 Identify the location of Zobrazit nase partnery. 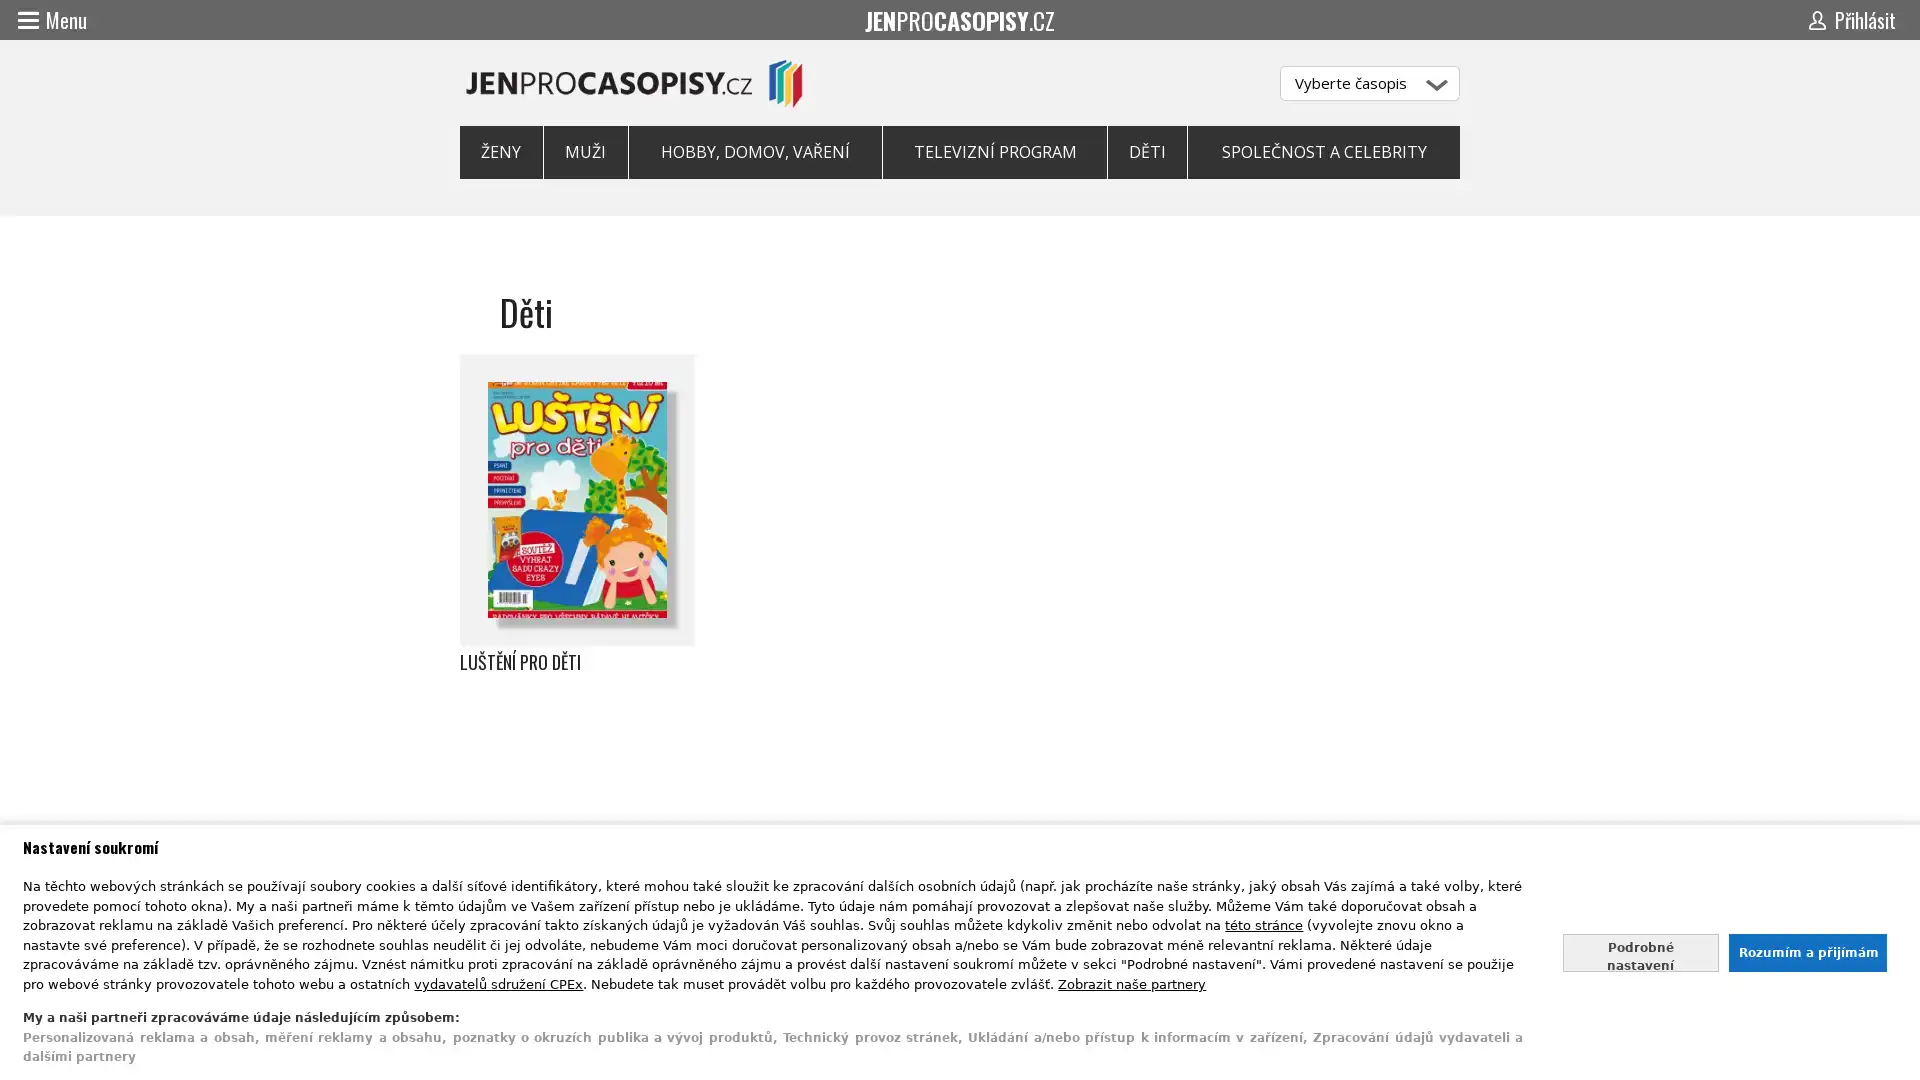
(1132, 982).